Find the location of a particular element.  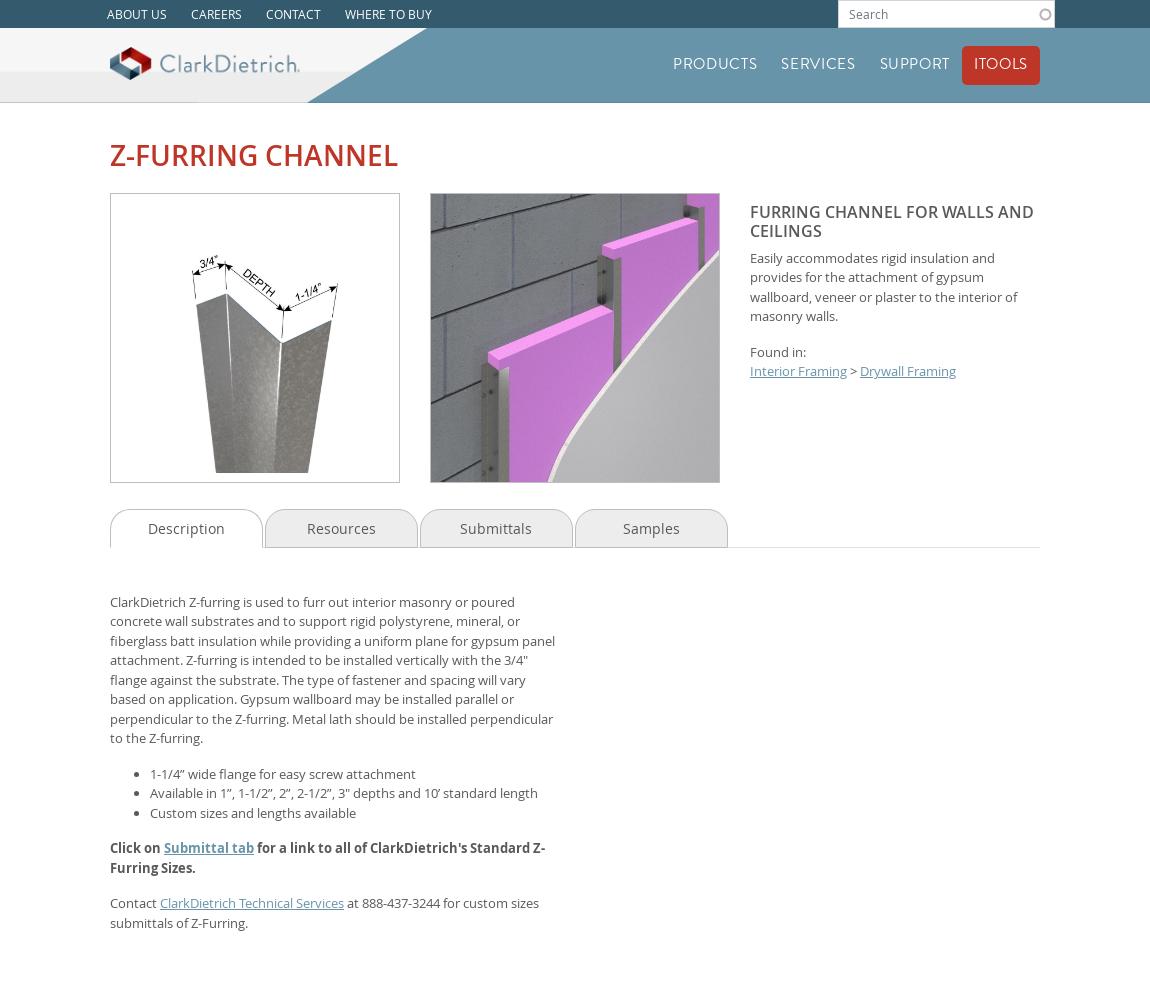

'Where to Buy' is located at coordinates (388, 13).